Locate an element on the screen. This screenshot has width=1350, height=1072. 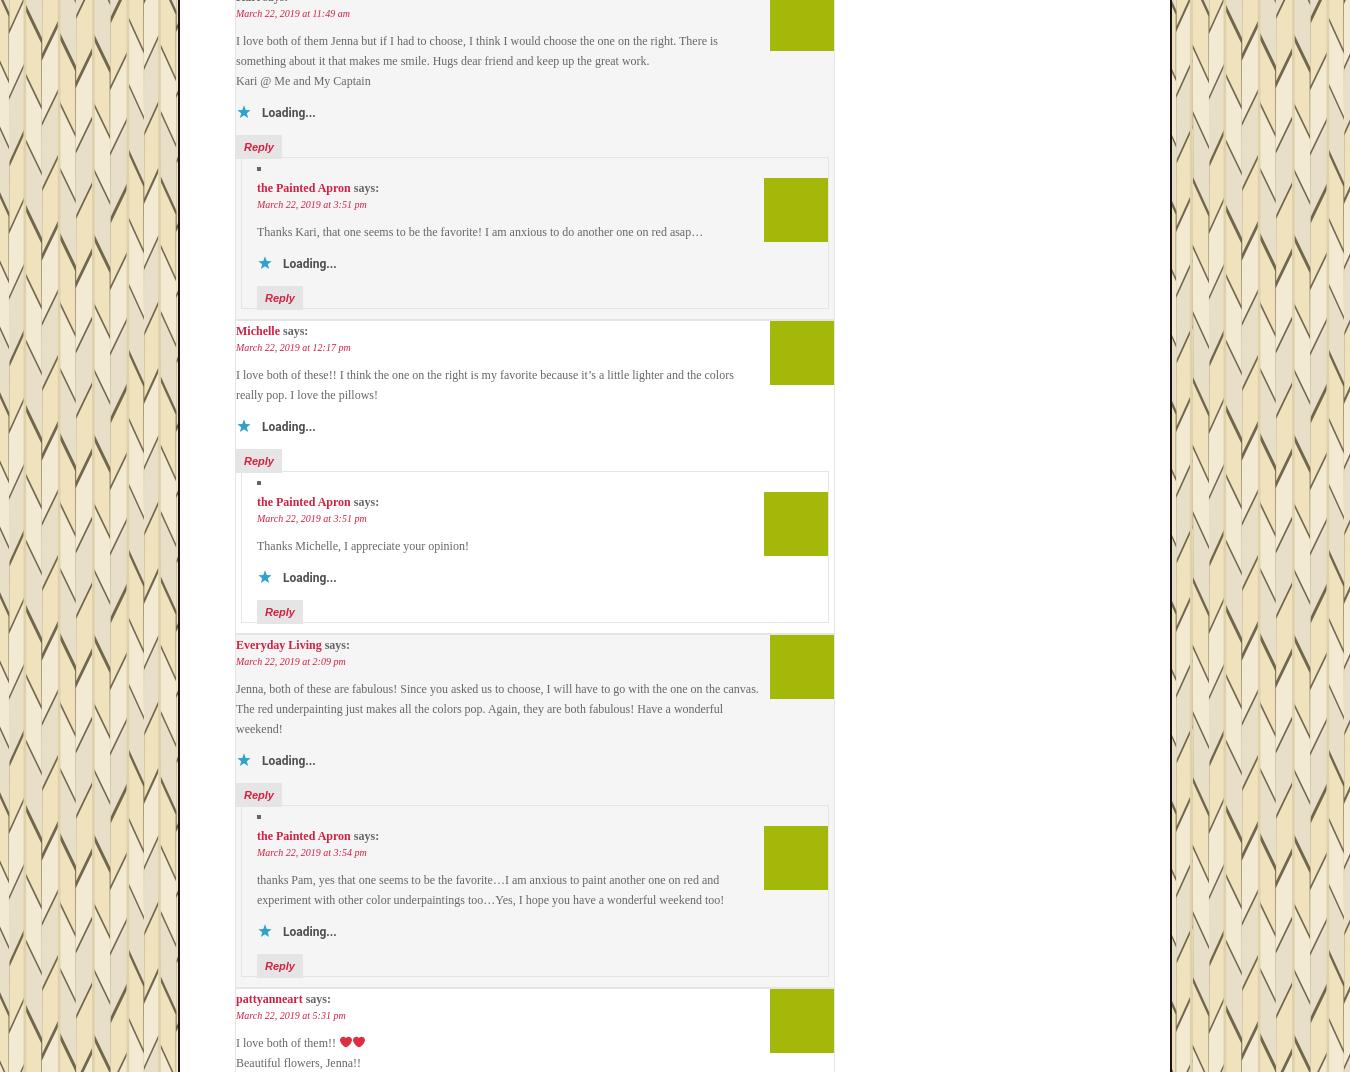
'I love both of these!! I think the one on the right is my favorite because it’s a little lighter and the colors really pop. I love the pillows!' is located at coordinates (483, 384).